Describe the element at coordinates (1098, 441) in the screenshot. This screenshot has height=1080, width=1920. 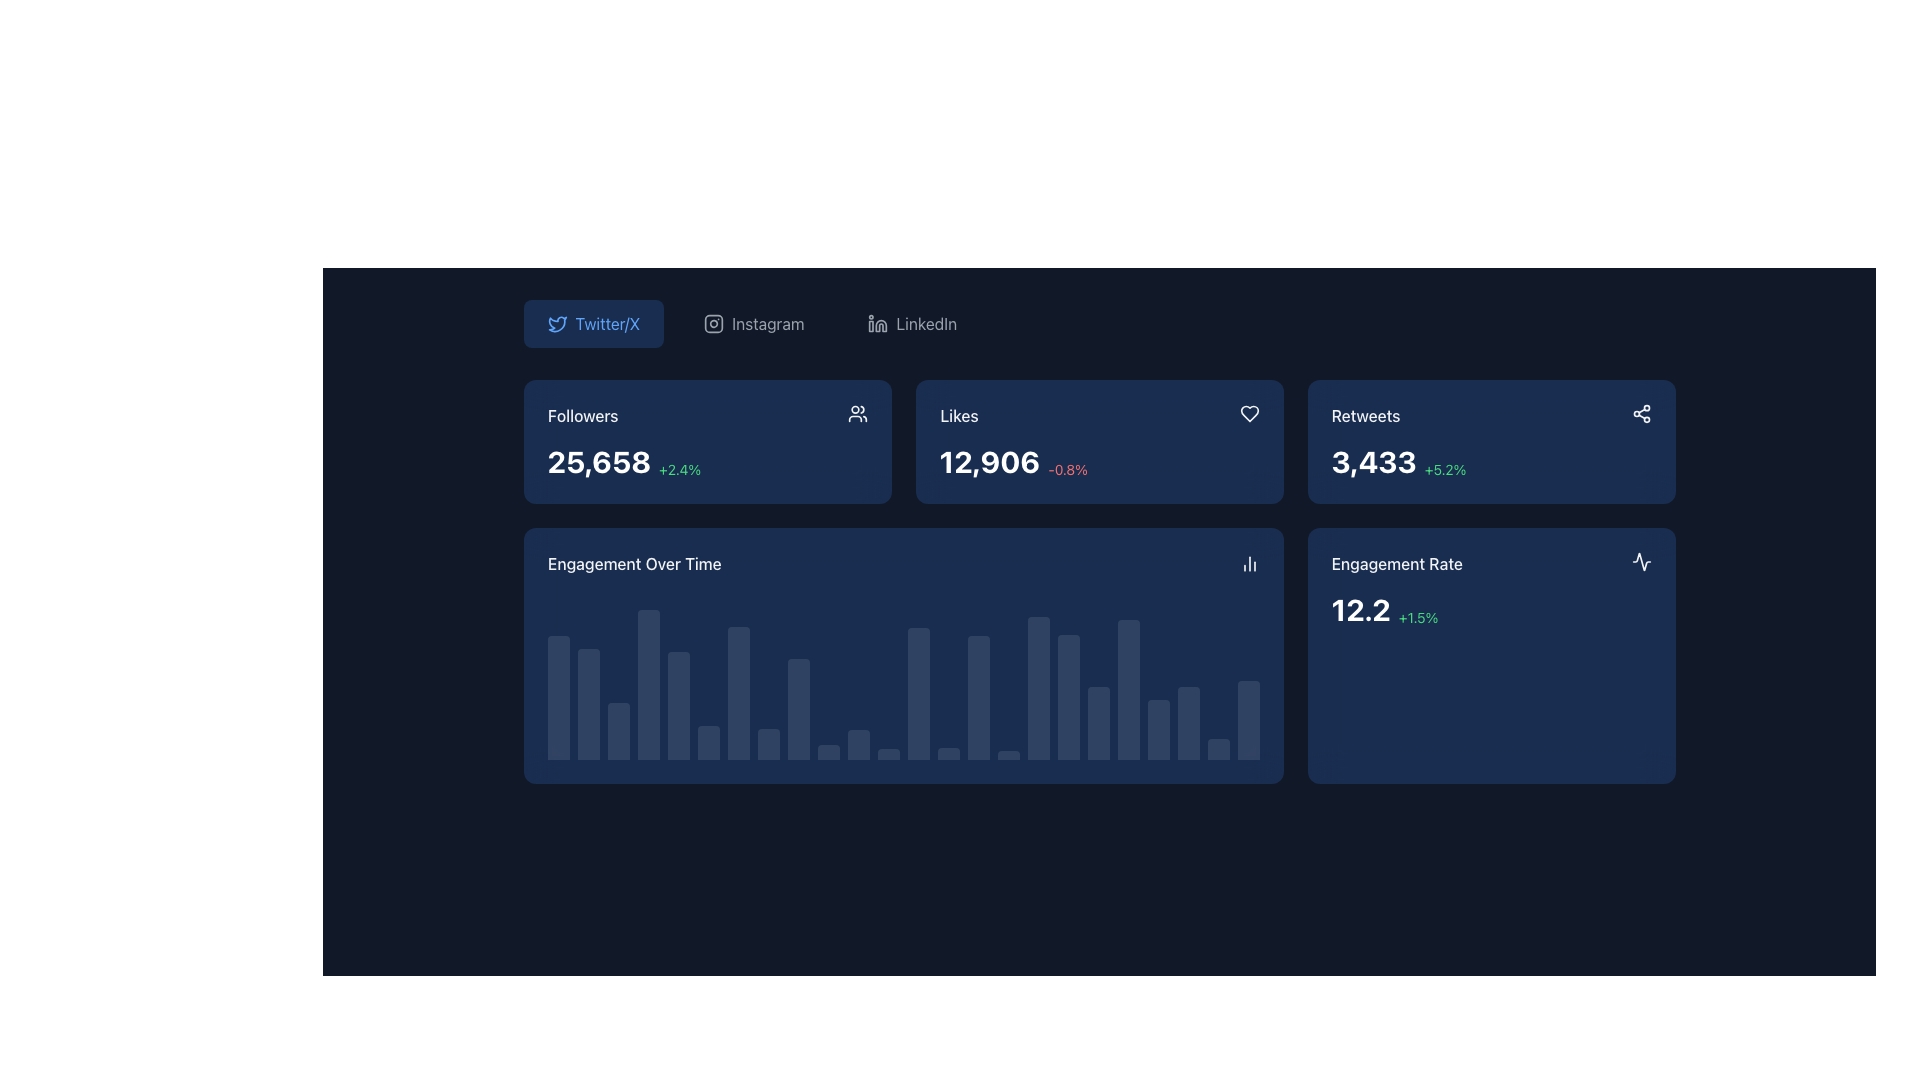
I see `the Statistical metric card displaying 'Likes' with the number '12,906' and a percentage change of '-0.8%' in red` at that location.